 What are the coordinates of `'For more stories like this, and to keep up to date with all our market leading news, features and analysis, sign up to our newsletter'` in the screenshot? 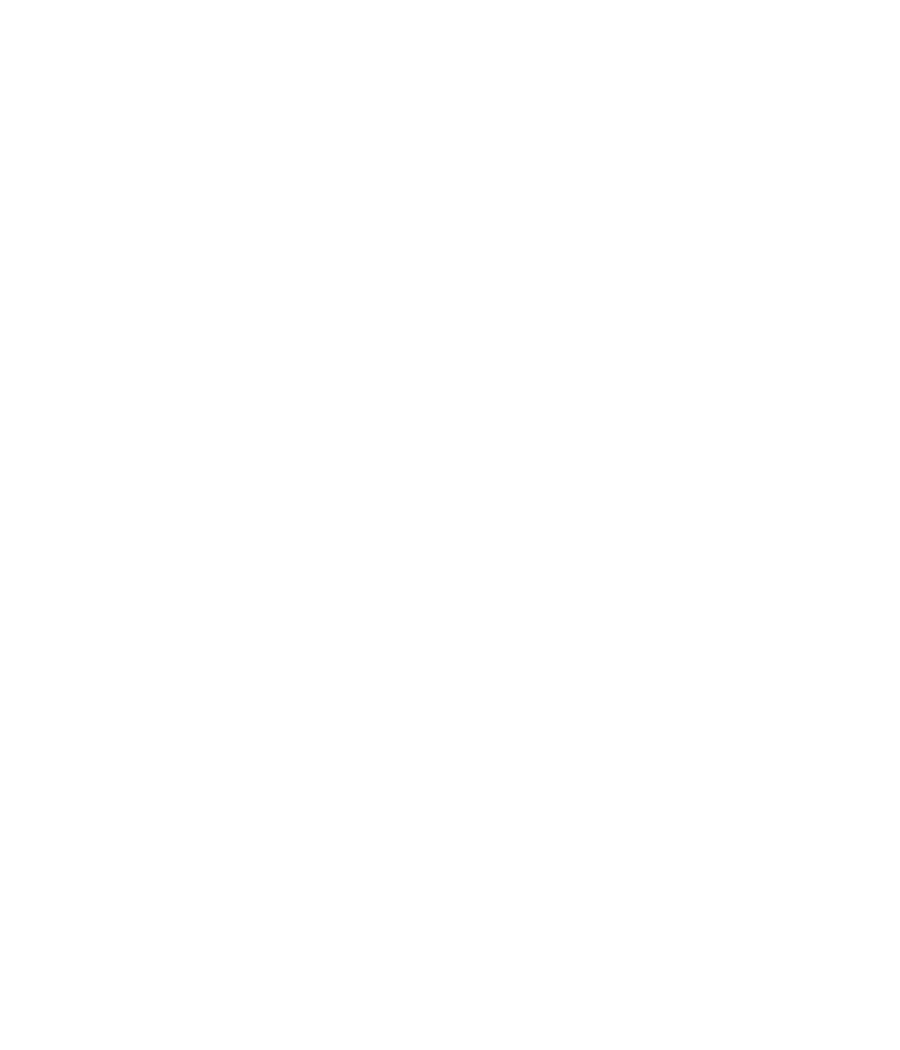 It's located at (449, 207).